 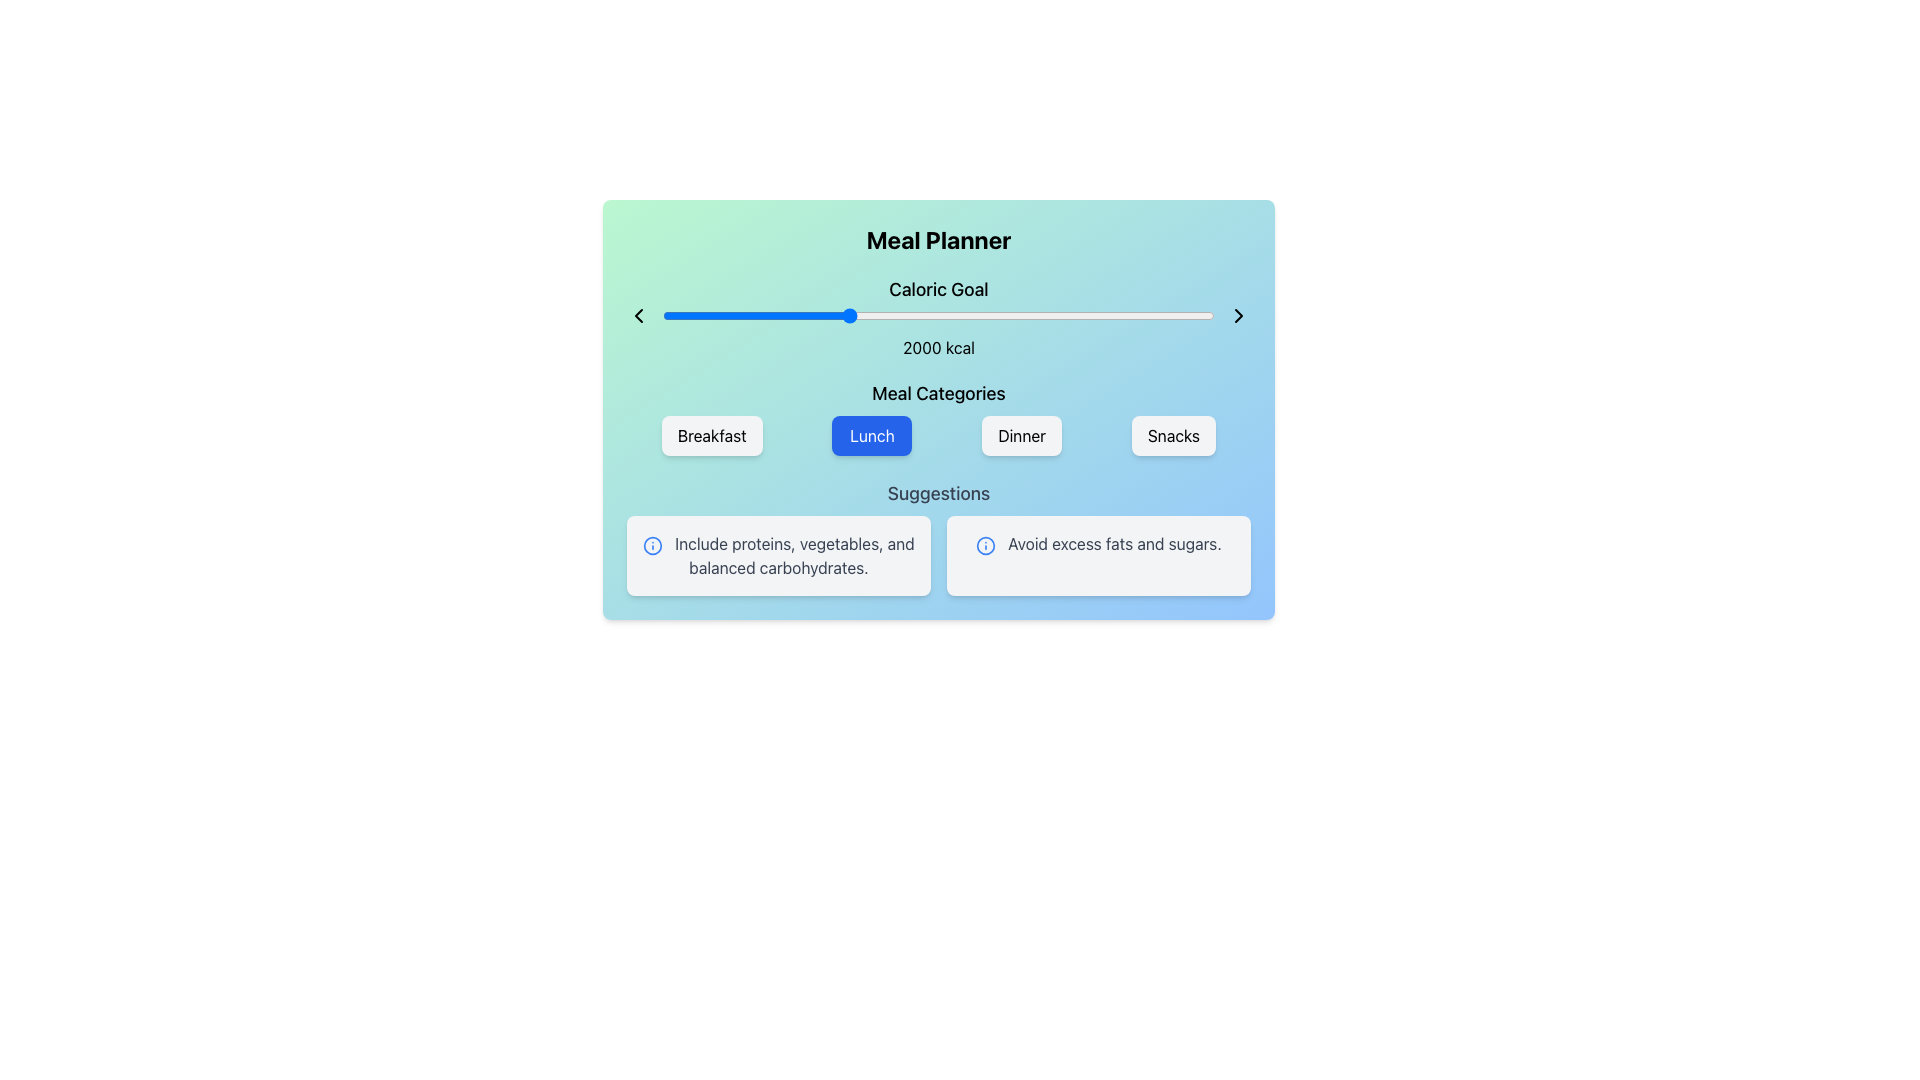 What do you see at coordinates (1098, 555) in the screenshot?
I see `the informational block containing the text 'Avoid excess fats and sugars' which is styled with a light gray background and rounded corners, located in the Meal Planner section as the second suggestion` at bounding box center [1098, 555].